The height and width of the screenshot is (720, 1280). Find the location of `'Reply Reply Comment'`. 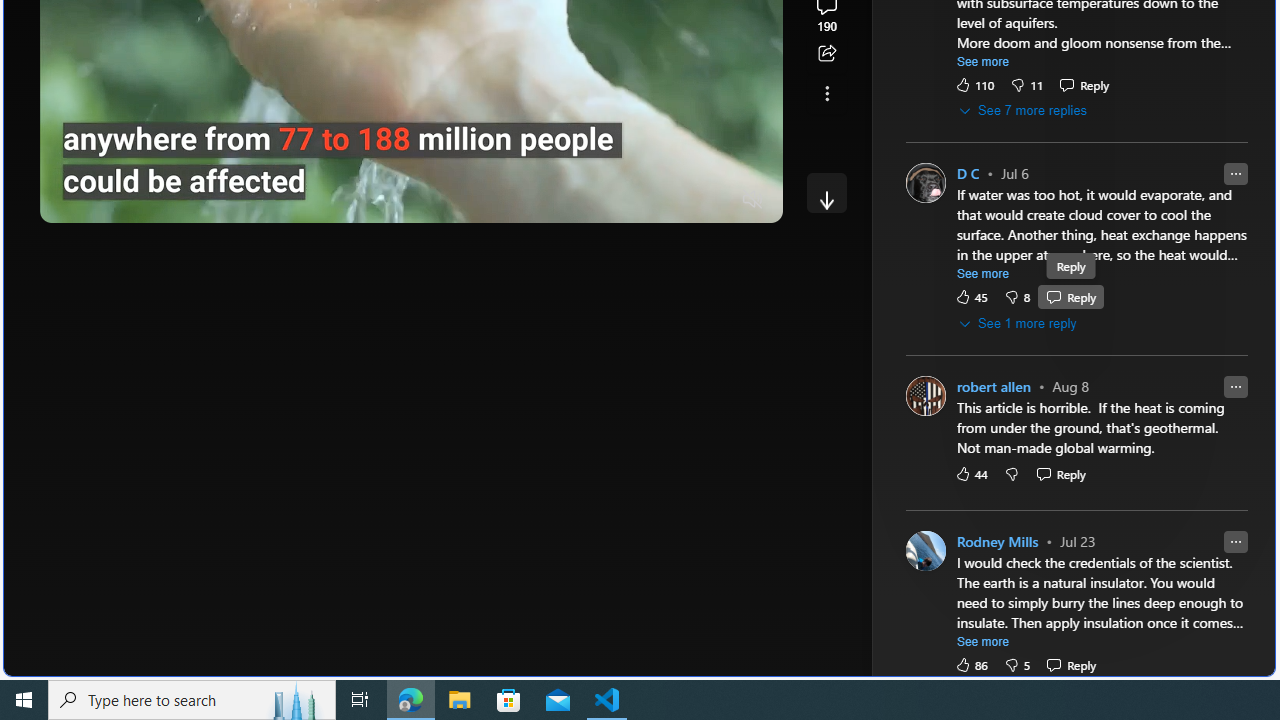

'Reply Reply Comment' is located at coordinates (1070, 664).